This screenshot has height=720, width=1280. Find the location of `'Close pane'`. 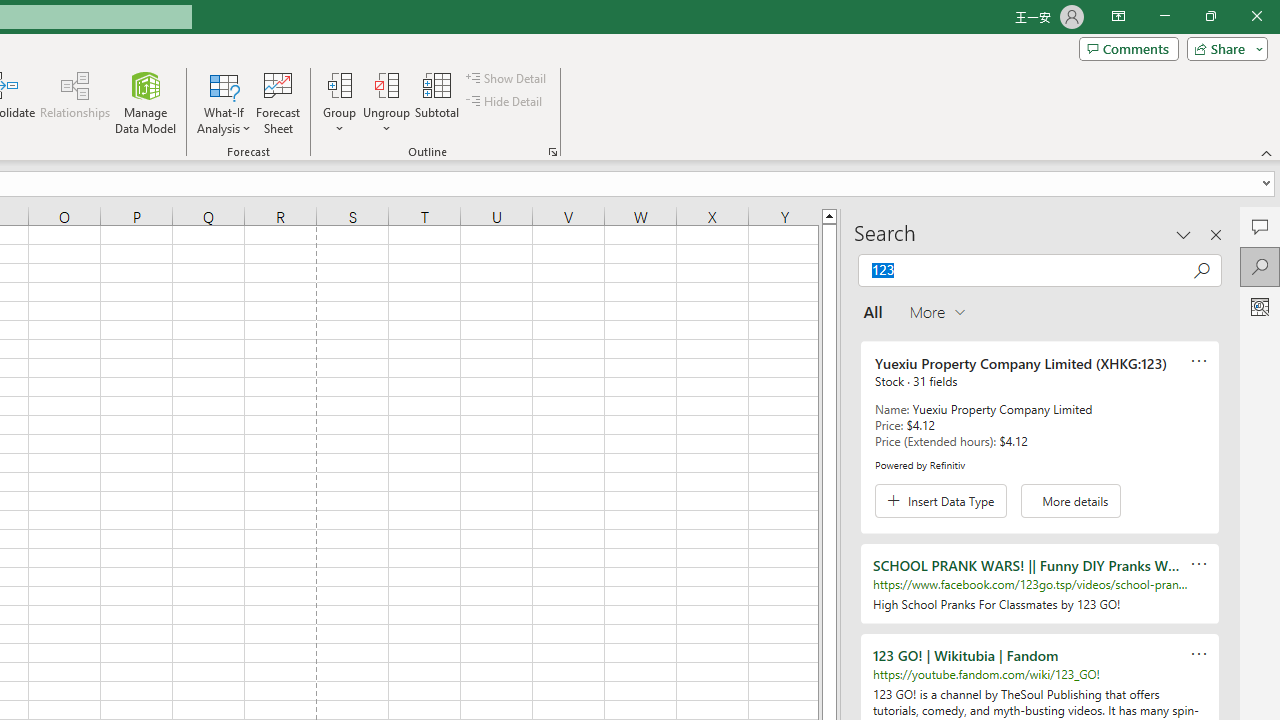

'Close pane' is located at coordinates (1215, 234).